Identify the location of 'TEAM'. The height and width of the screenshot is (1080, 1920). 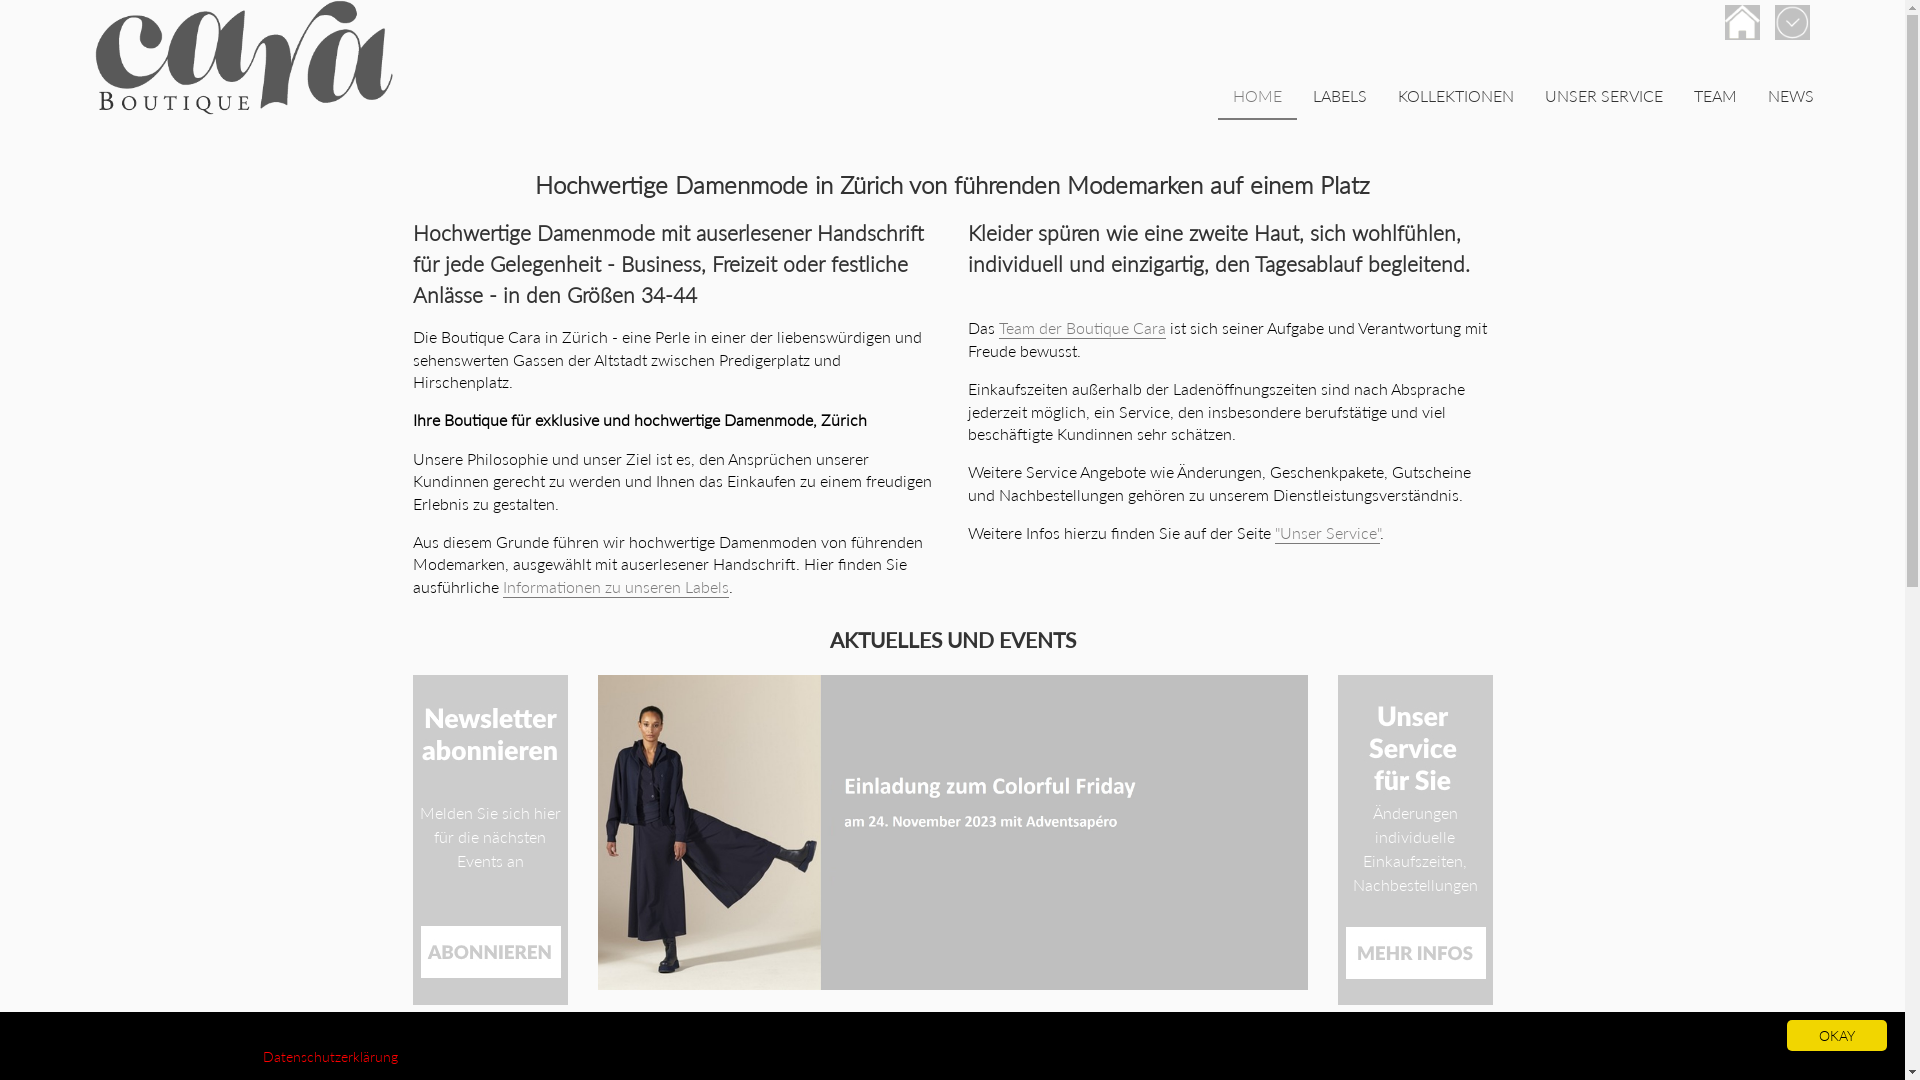
(1679, 97).